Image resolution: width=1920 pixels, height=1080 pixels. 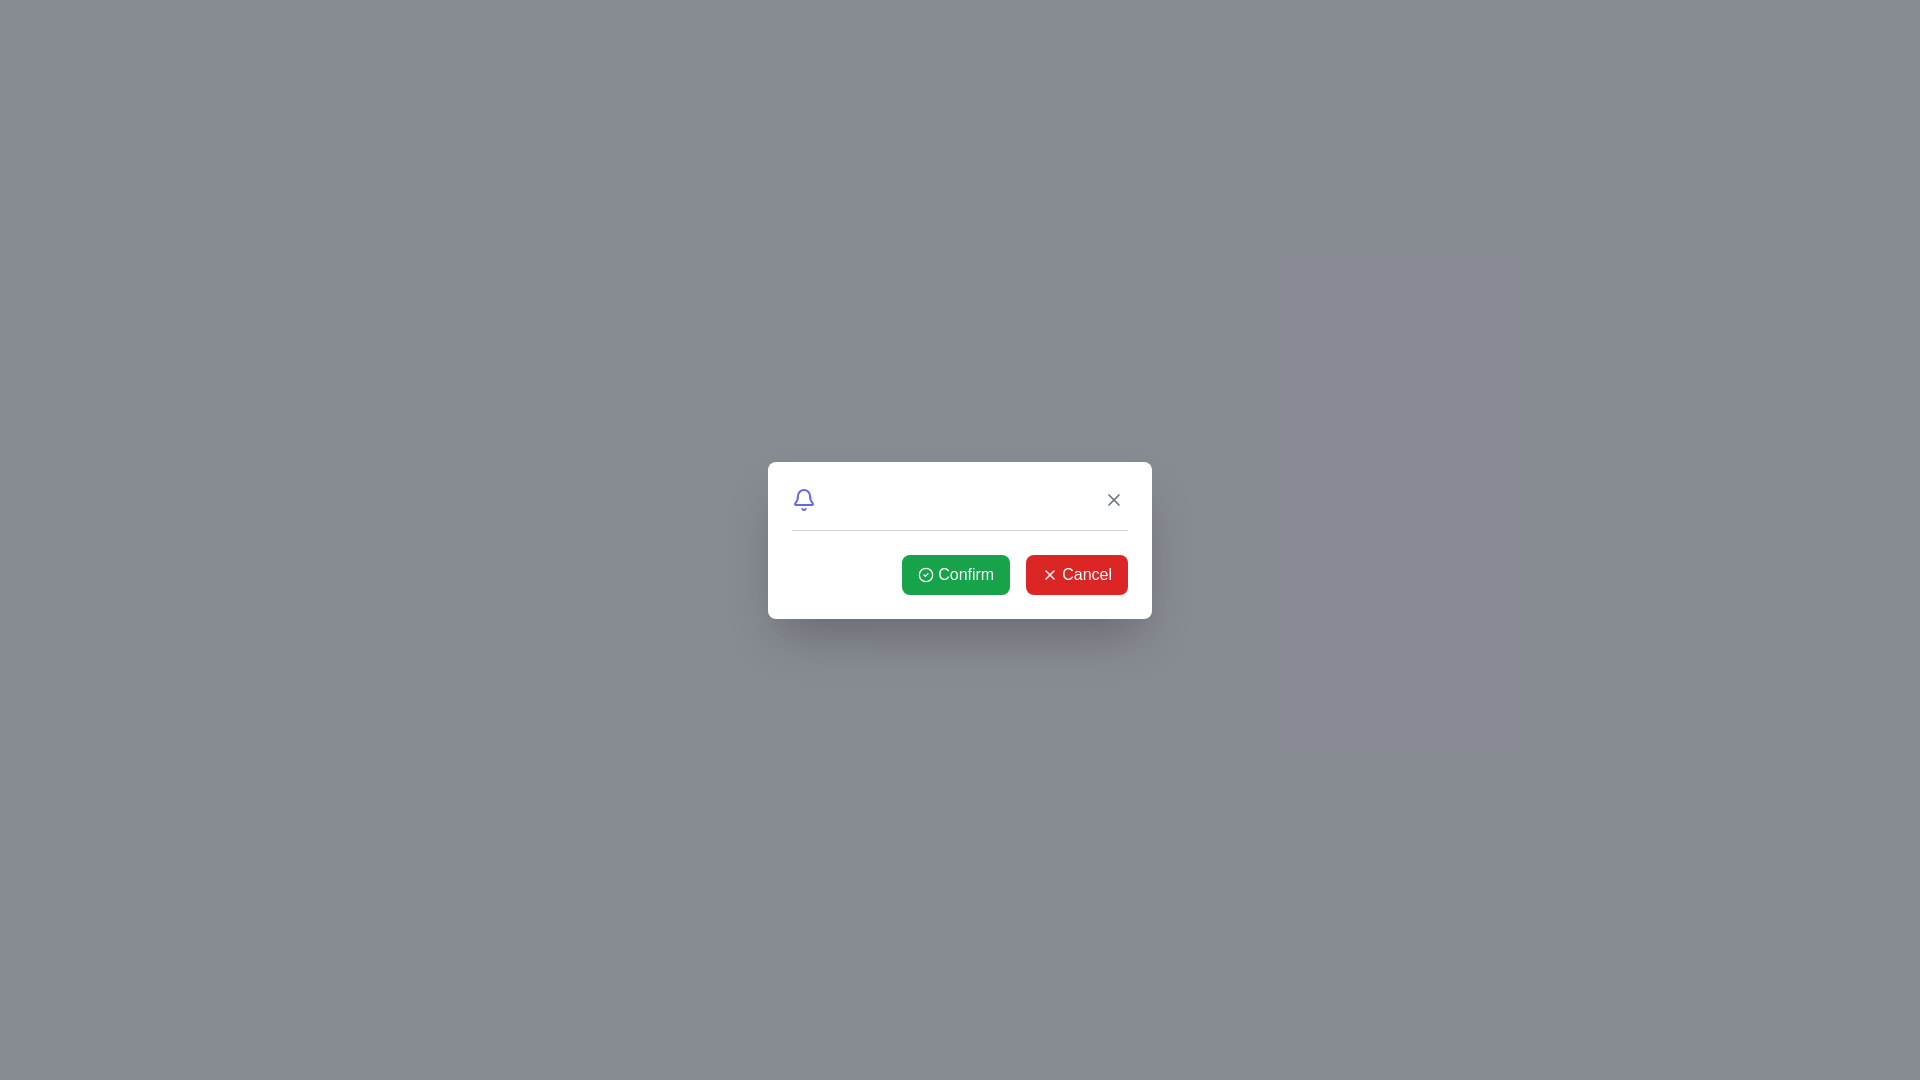 What do you see at coordinates (960, 574) in the screenshot?
I see `the Confirm button on the Button Group located at the bottom of the white card to proceed with the current operation` at bounding box center [960, 574].